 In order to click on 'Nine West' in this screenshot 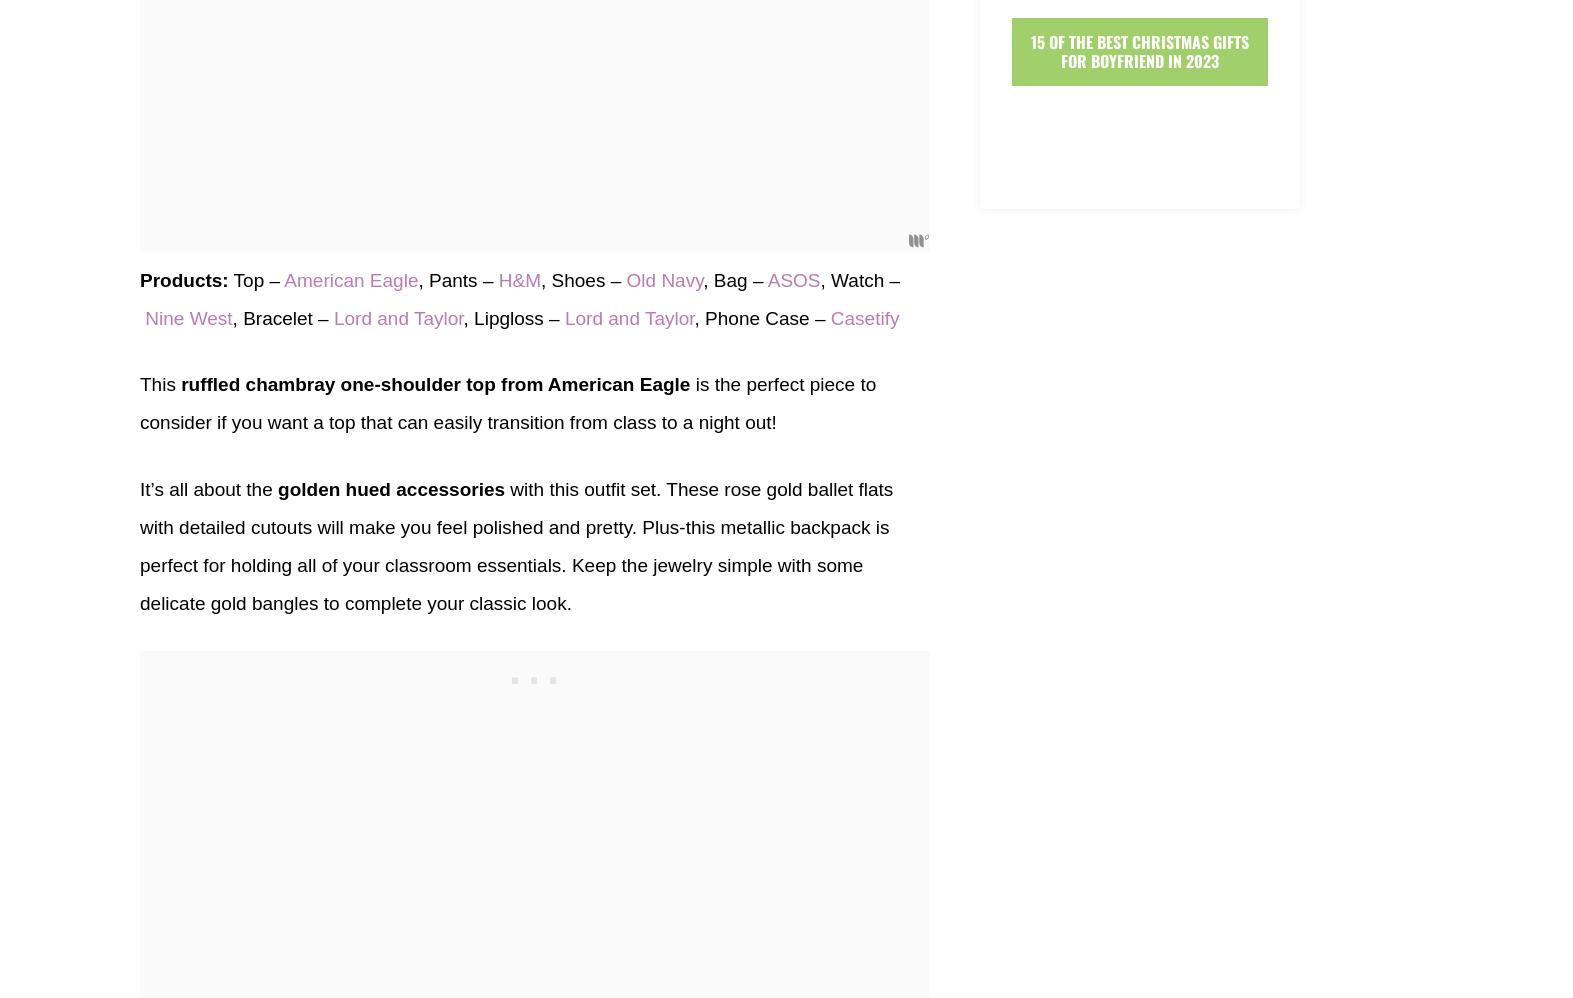, I will do `click(188, 317)`.